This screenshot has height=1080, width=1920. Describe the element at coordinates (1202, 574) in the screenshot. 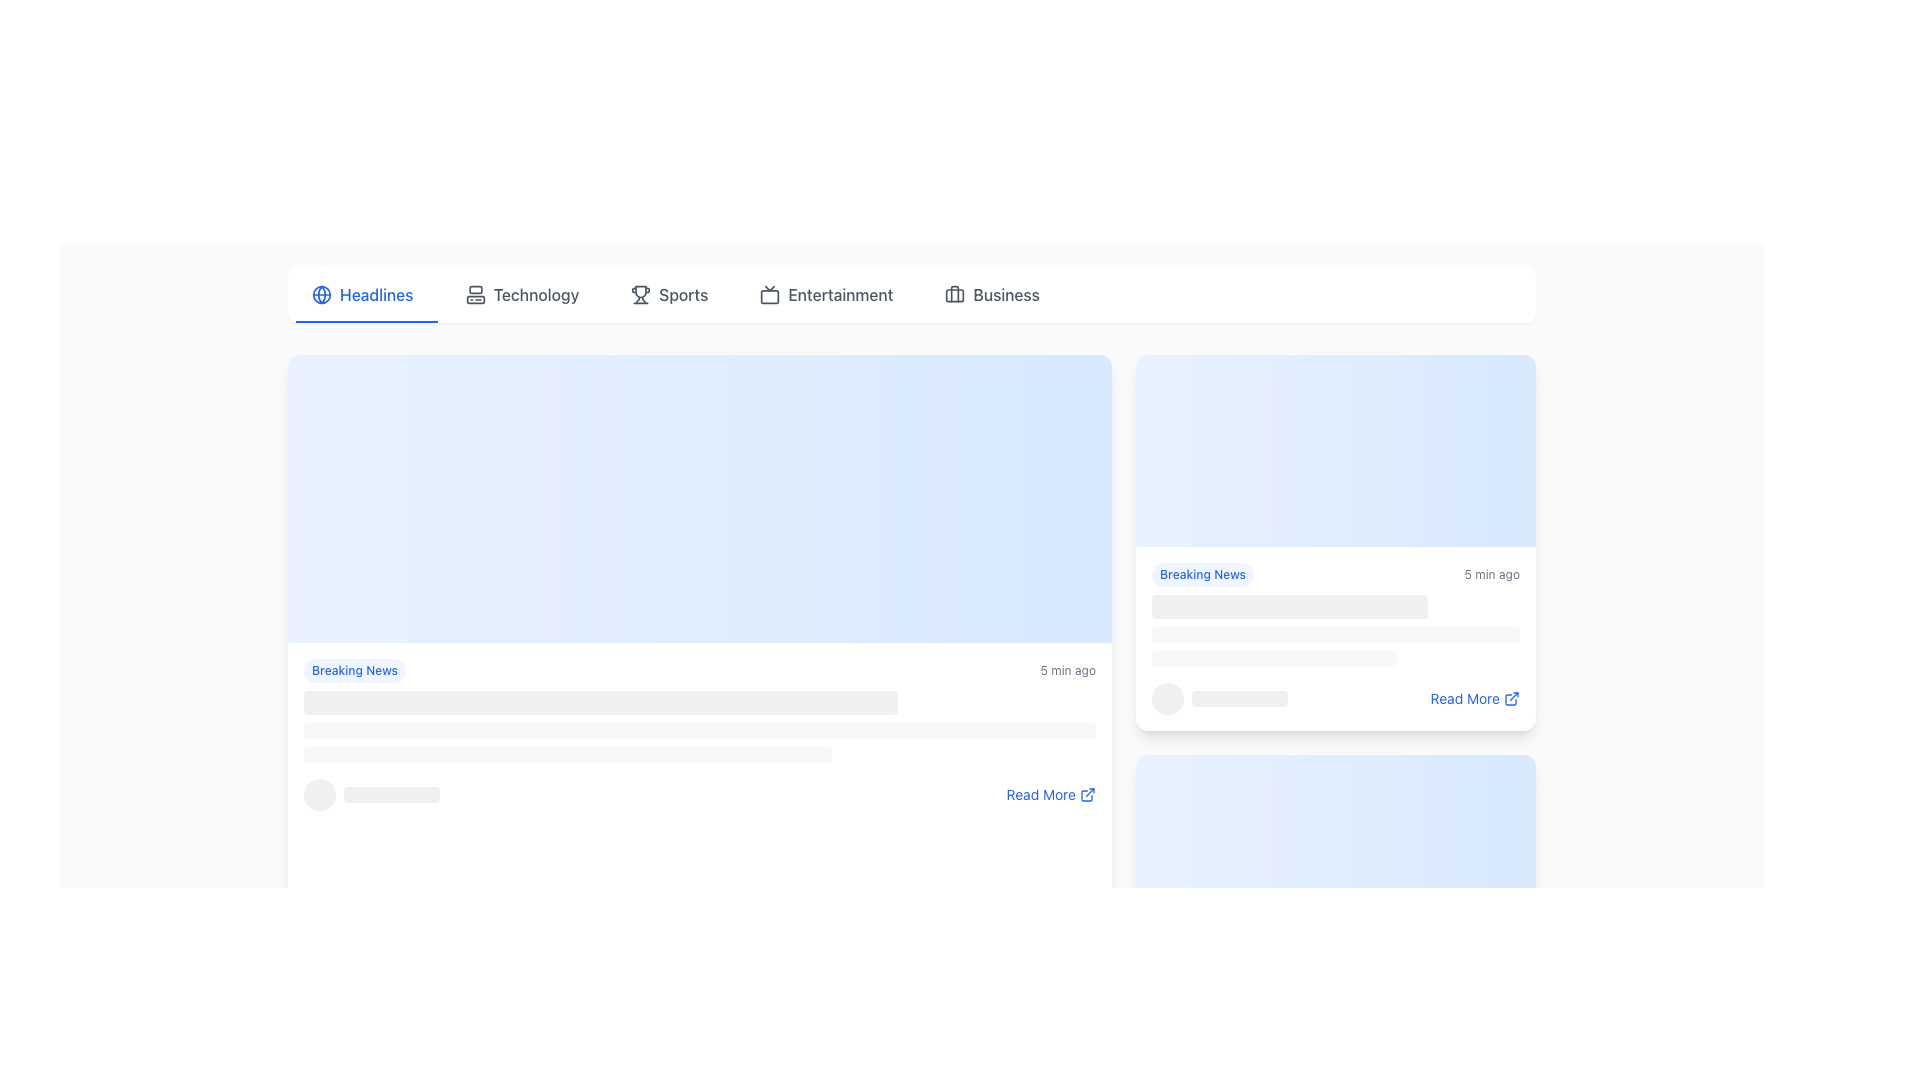

I see `the 'Breaking News' badge, which is a small, rounded rectangular badge with a light blue background and bold blue text, located in the rightmost column of a multi-column layout` at that location.